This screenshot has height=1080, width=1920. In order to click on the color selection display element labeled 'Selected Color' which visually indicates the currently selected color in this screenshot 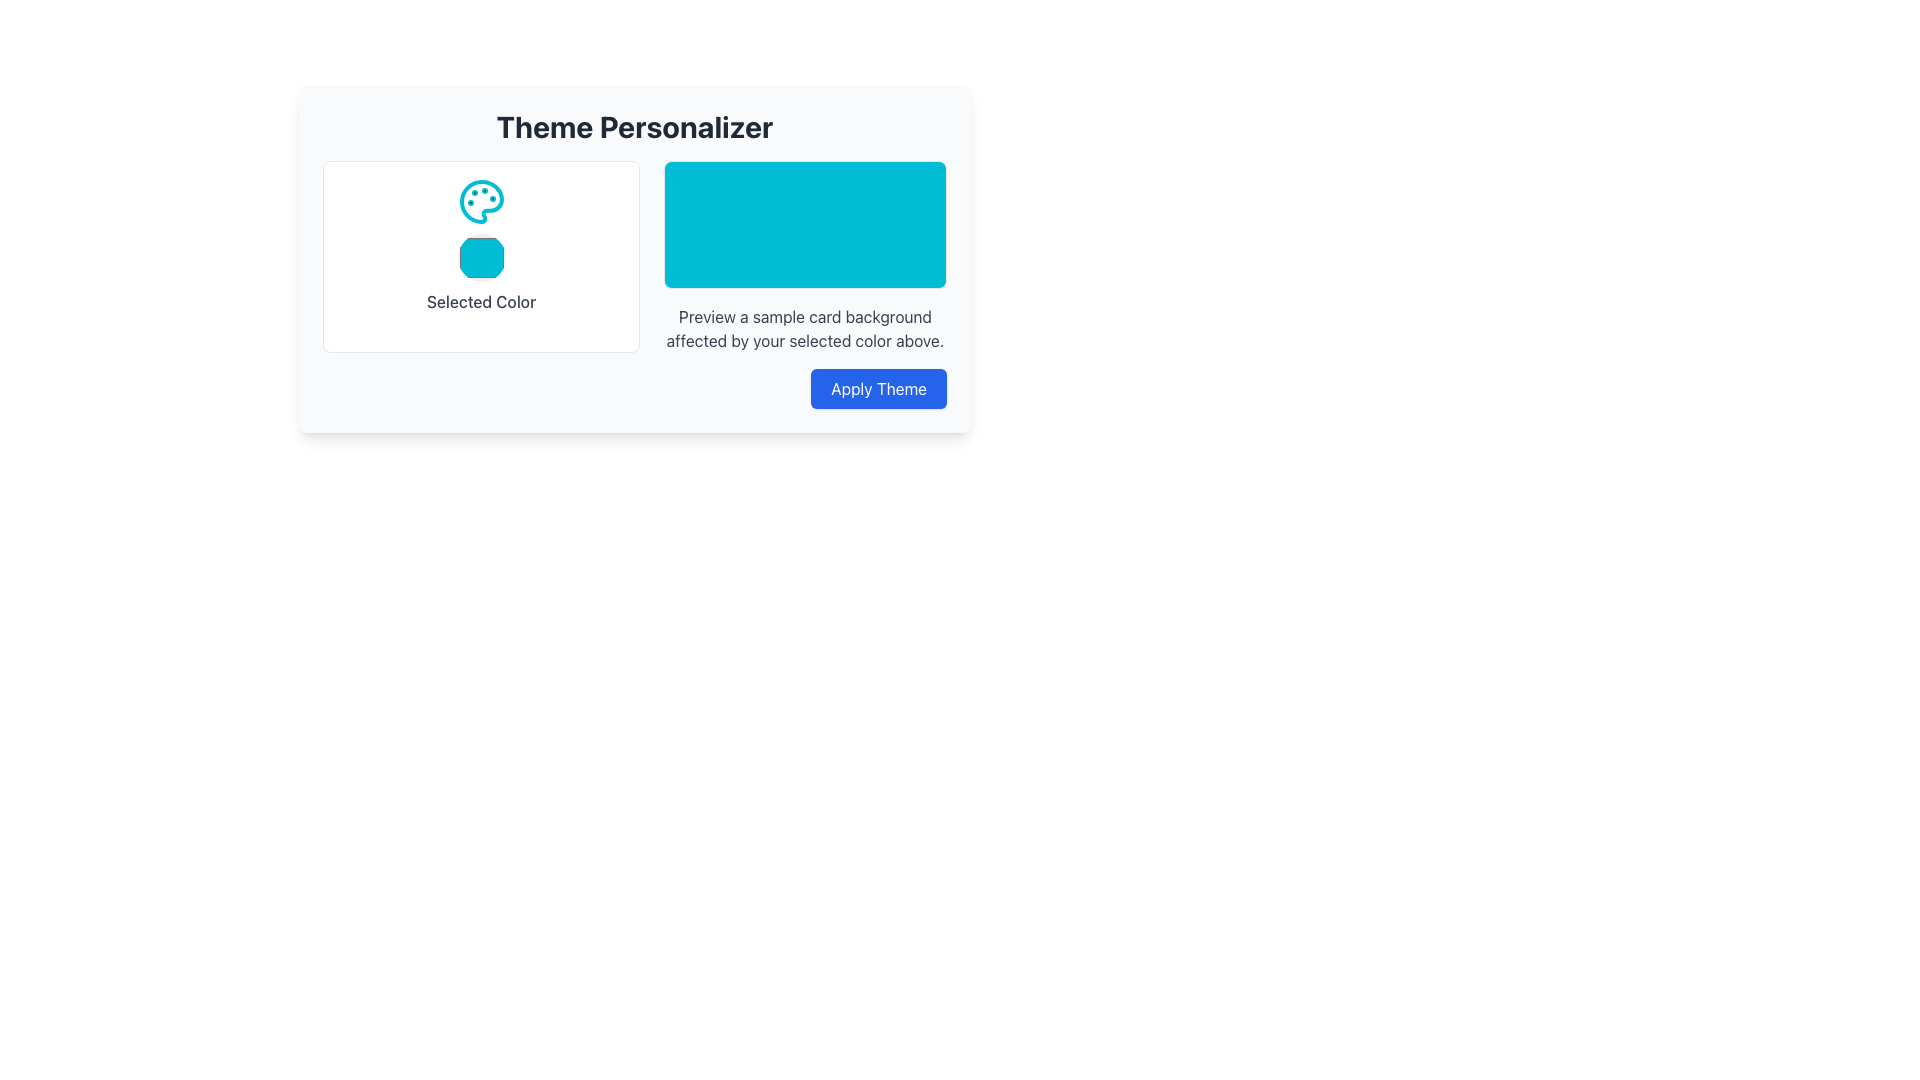, I will do `click(481, 256)`.